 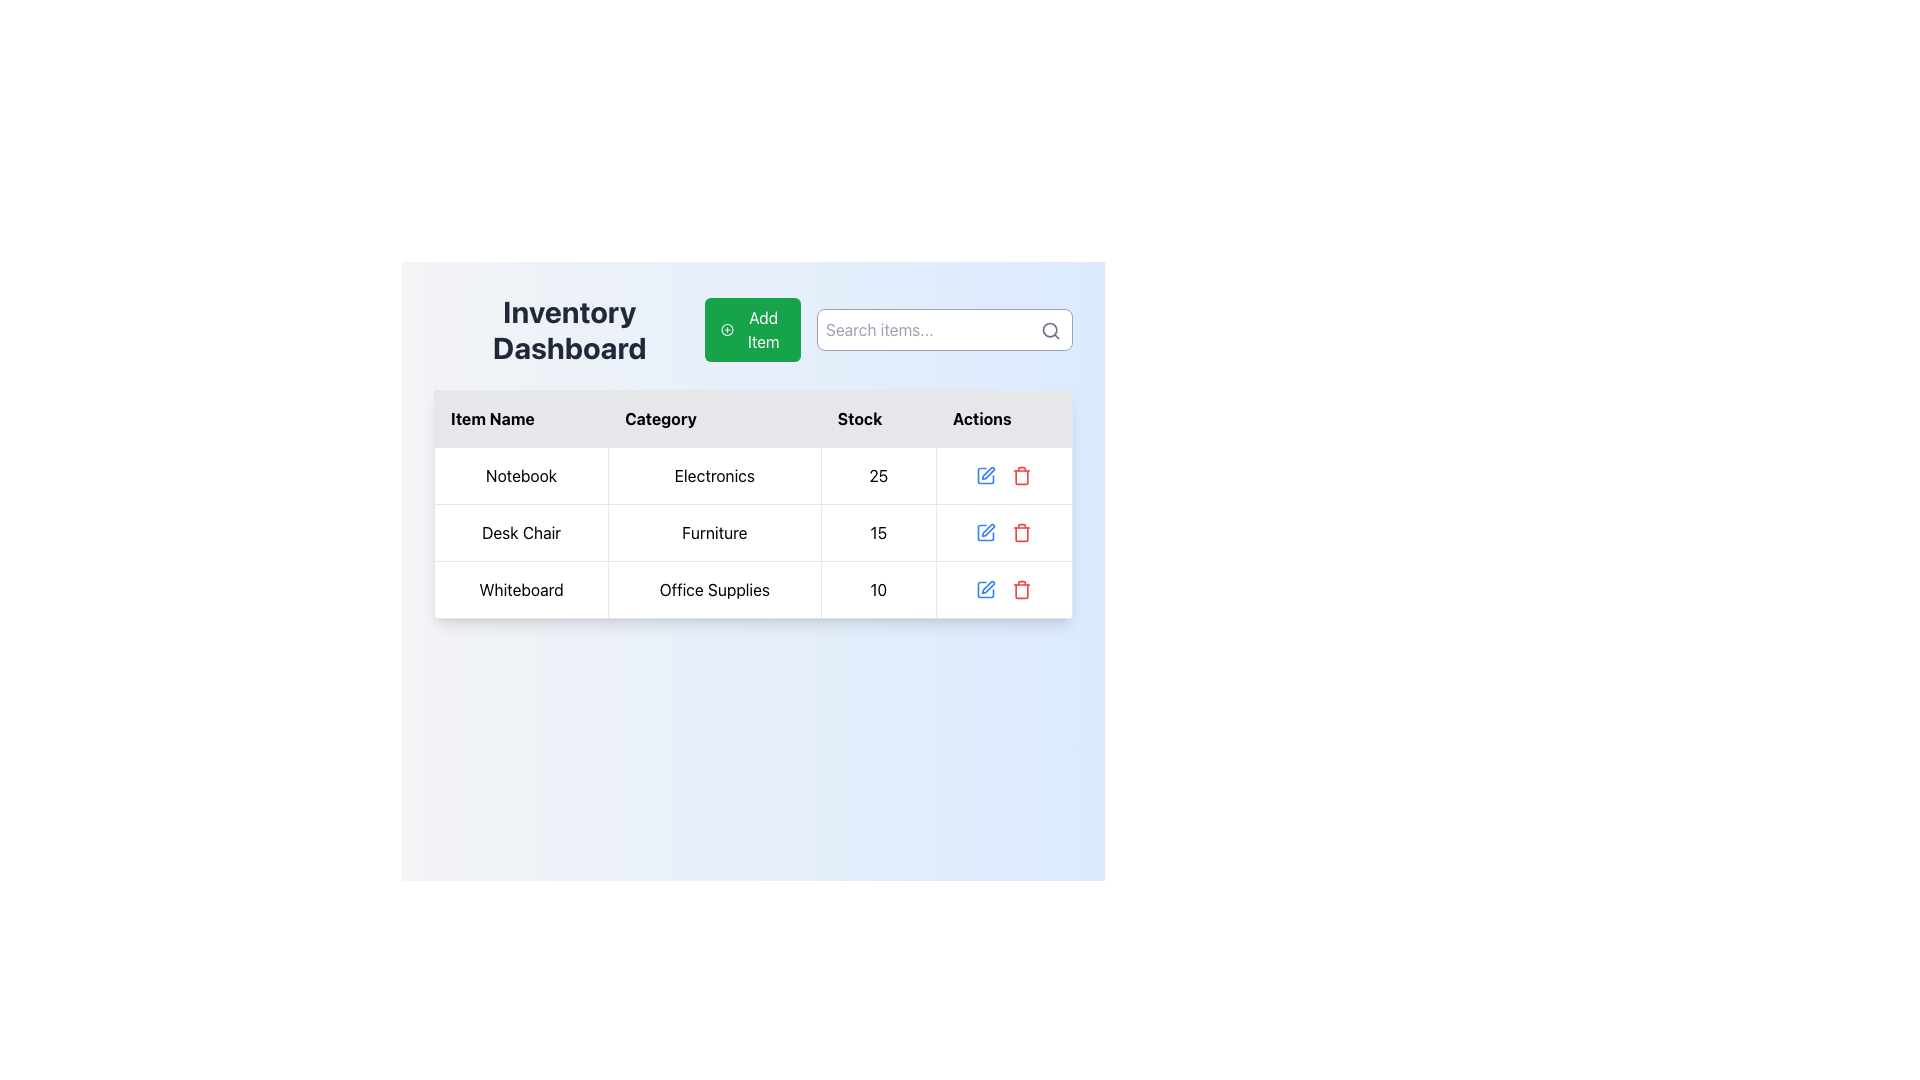 What do you see at coordinates (752, 475) in the screenshot?
I see `to select the topmost row of the table containing the columns 'Notebook', 'Electronics', '25', and action icons for edit and delete` at bounding box center [752, 475].